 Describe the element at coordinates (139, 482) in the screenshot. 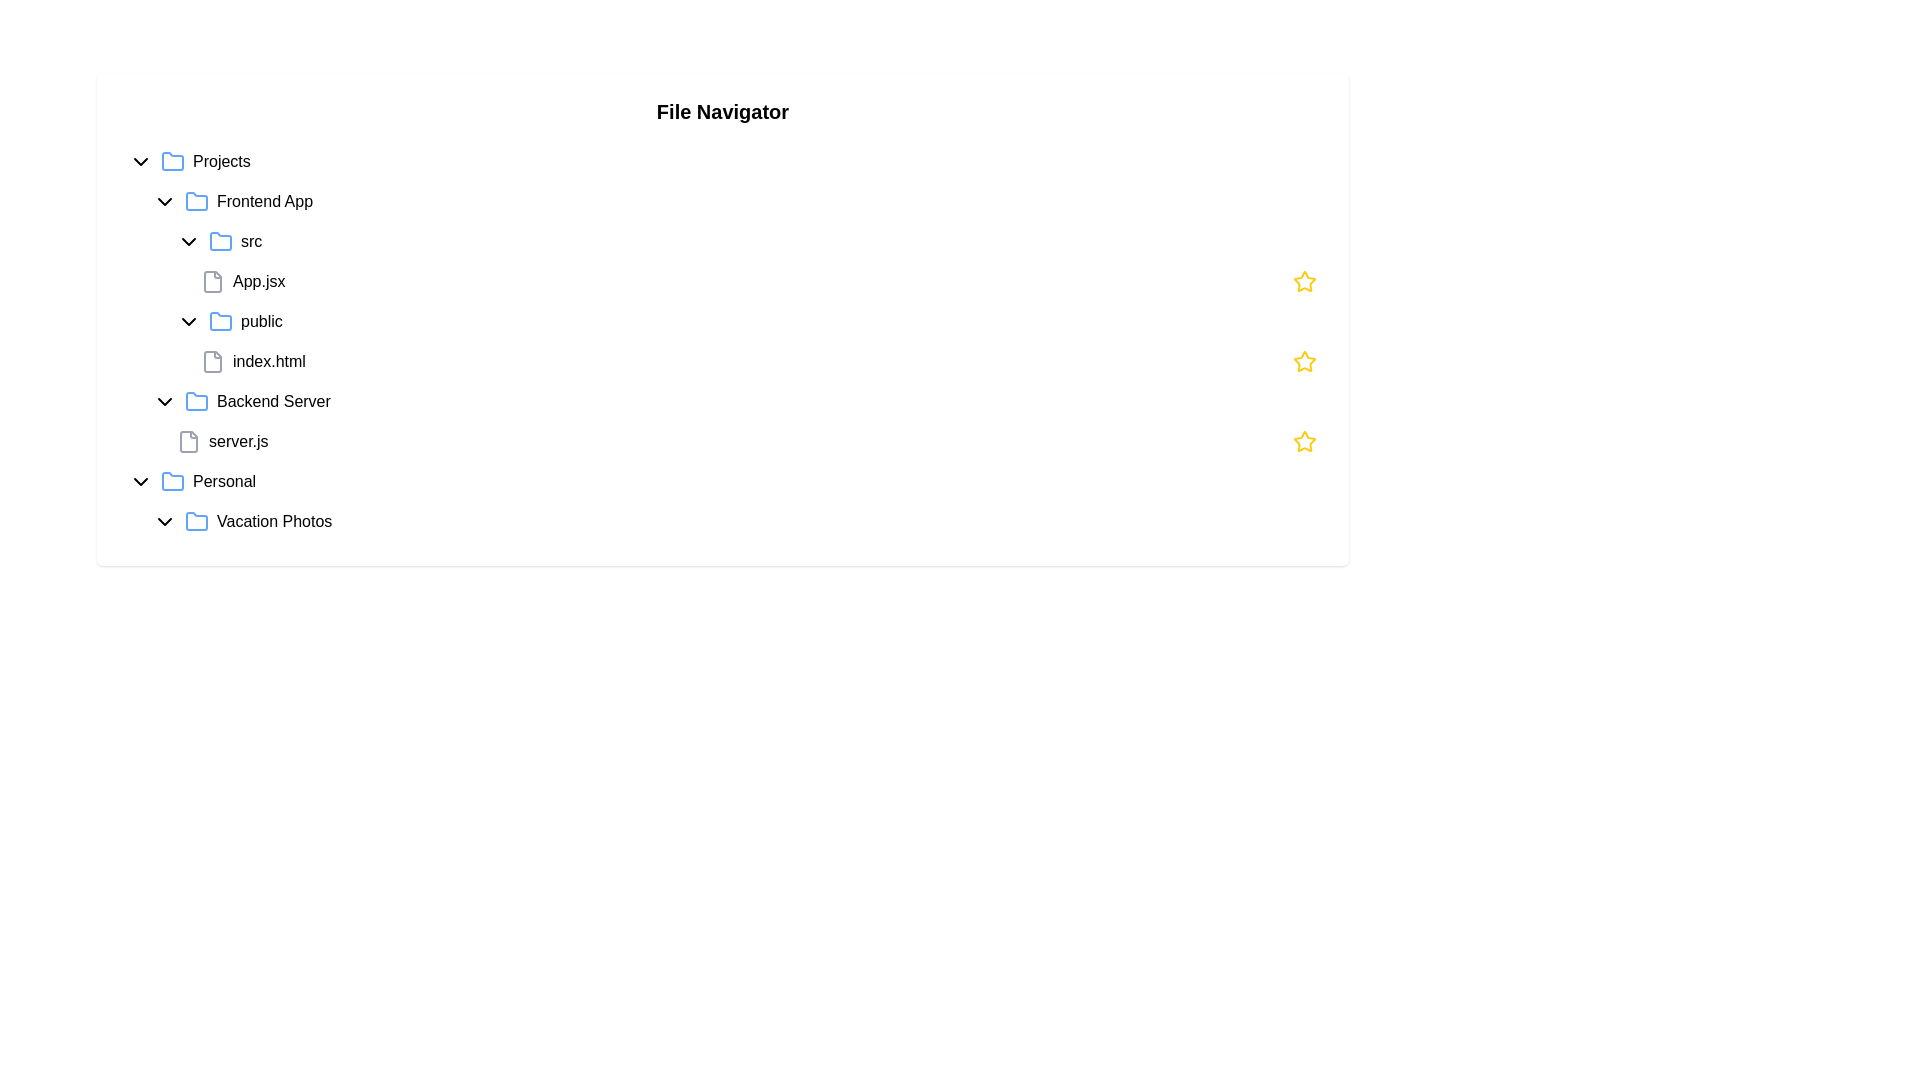

I see `the downward-pointing chevron-shaped icon that indicates expandable sections, located before the text 'Personal' in the navigation interface` at that location.